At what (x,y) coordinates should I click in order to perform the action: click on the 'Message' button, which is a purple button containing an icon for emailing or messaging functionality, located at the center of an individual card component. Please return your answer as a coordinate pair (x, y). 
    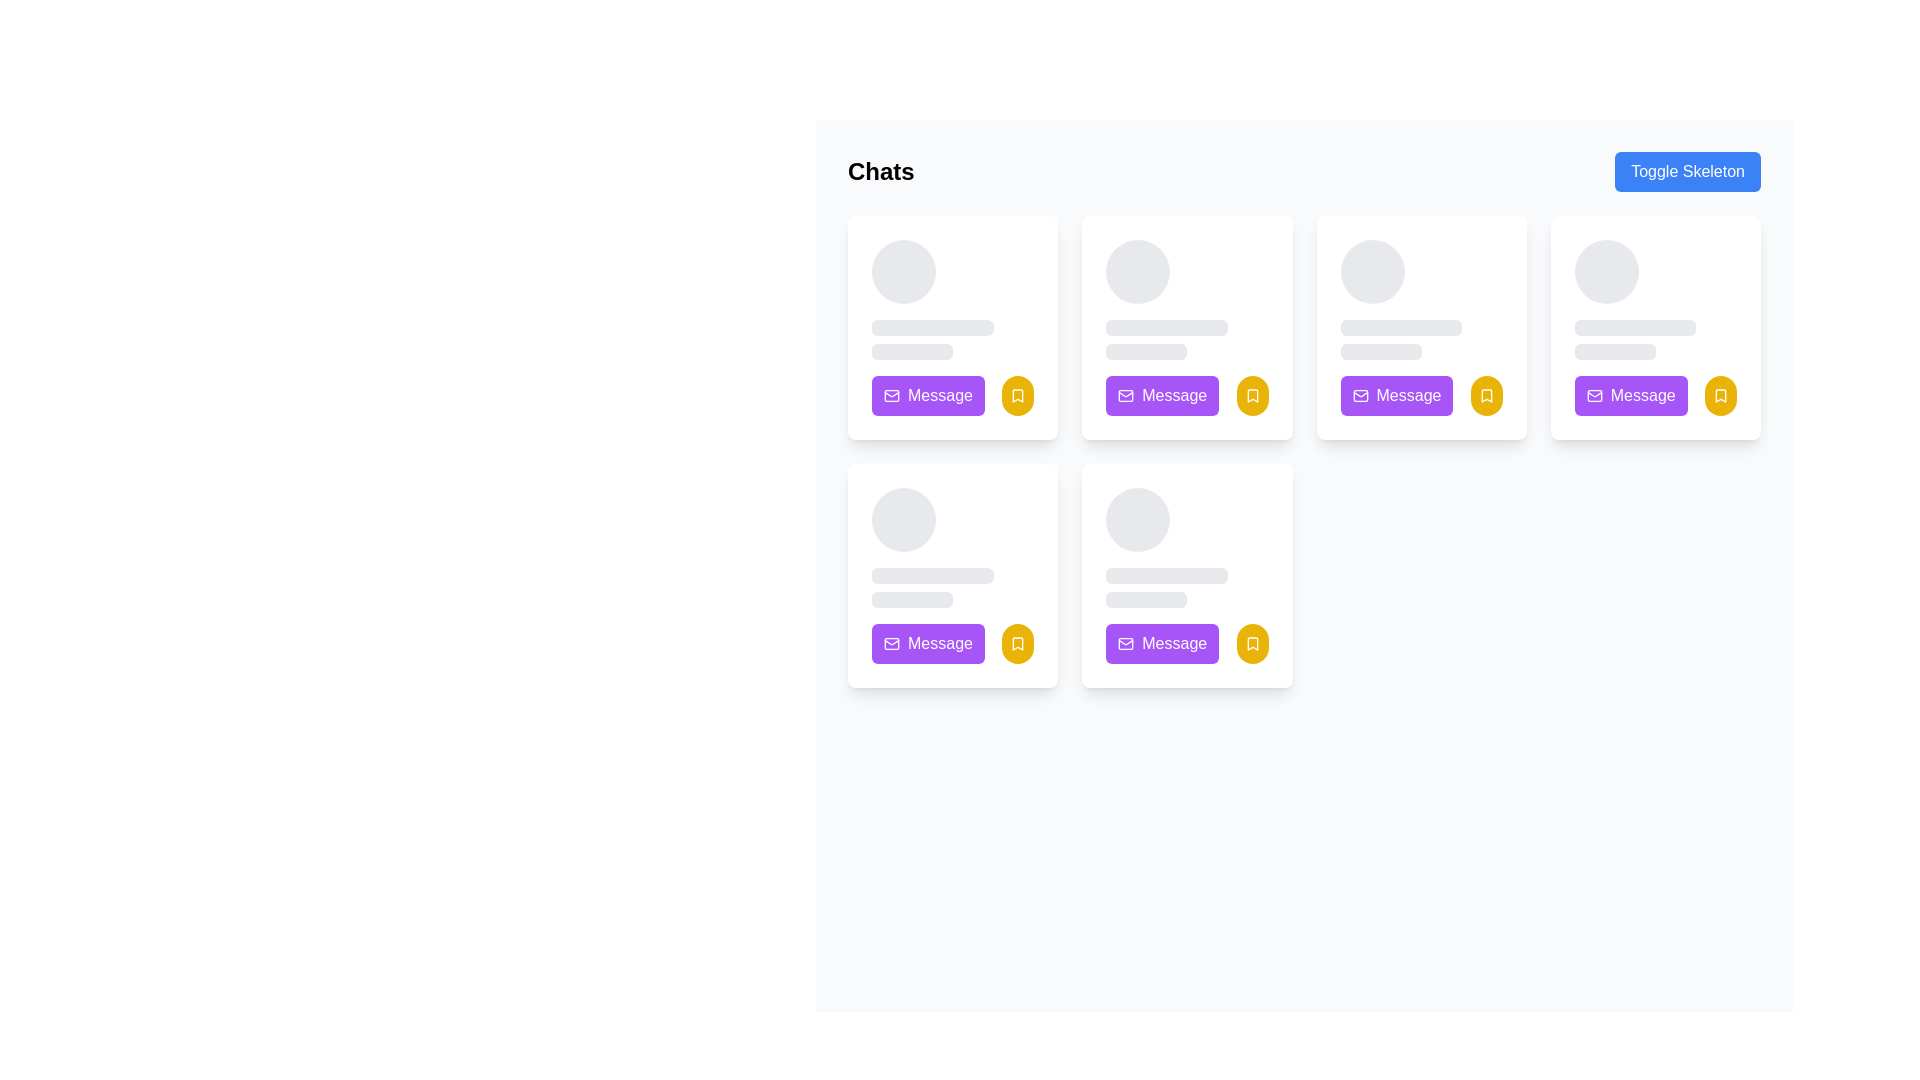
    Looking at the image, I should click on (1360, 396).